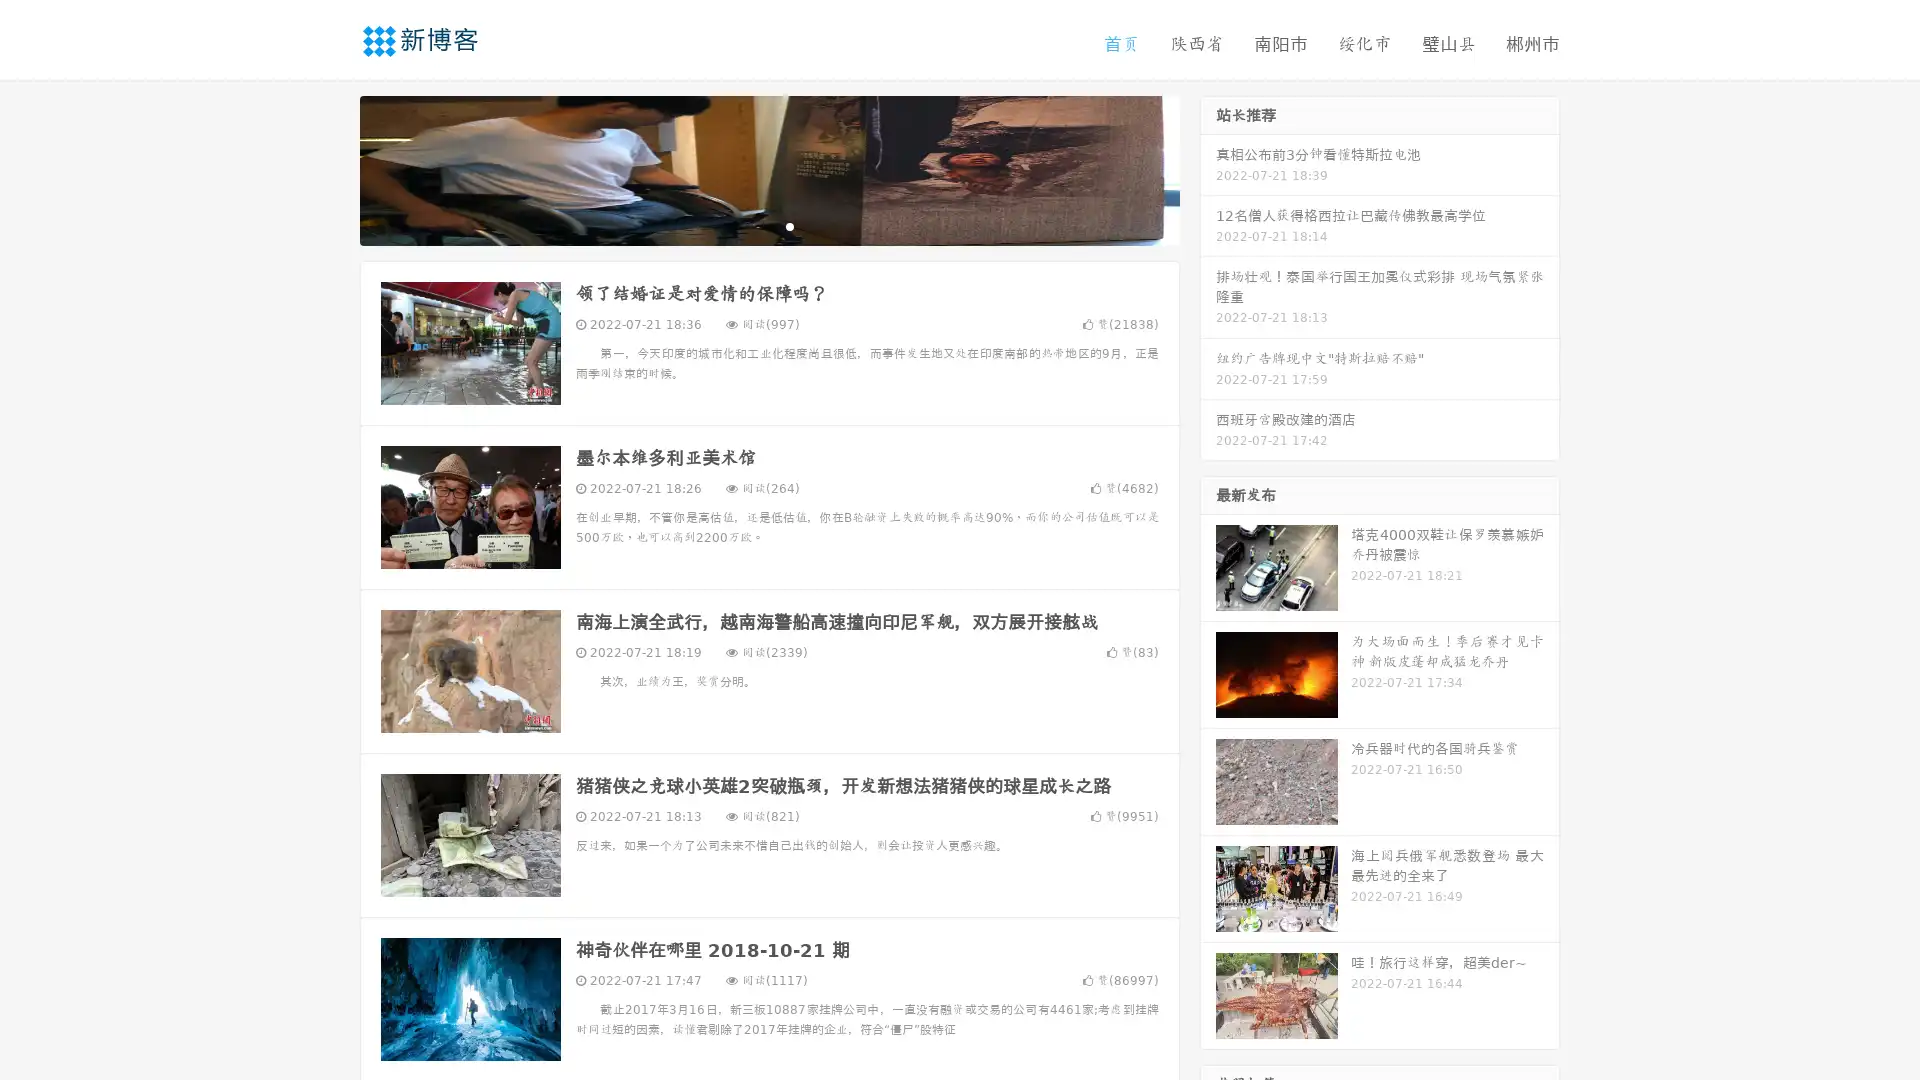  I want to click on Previous slide, so click(330, 168).